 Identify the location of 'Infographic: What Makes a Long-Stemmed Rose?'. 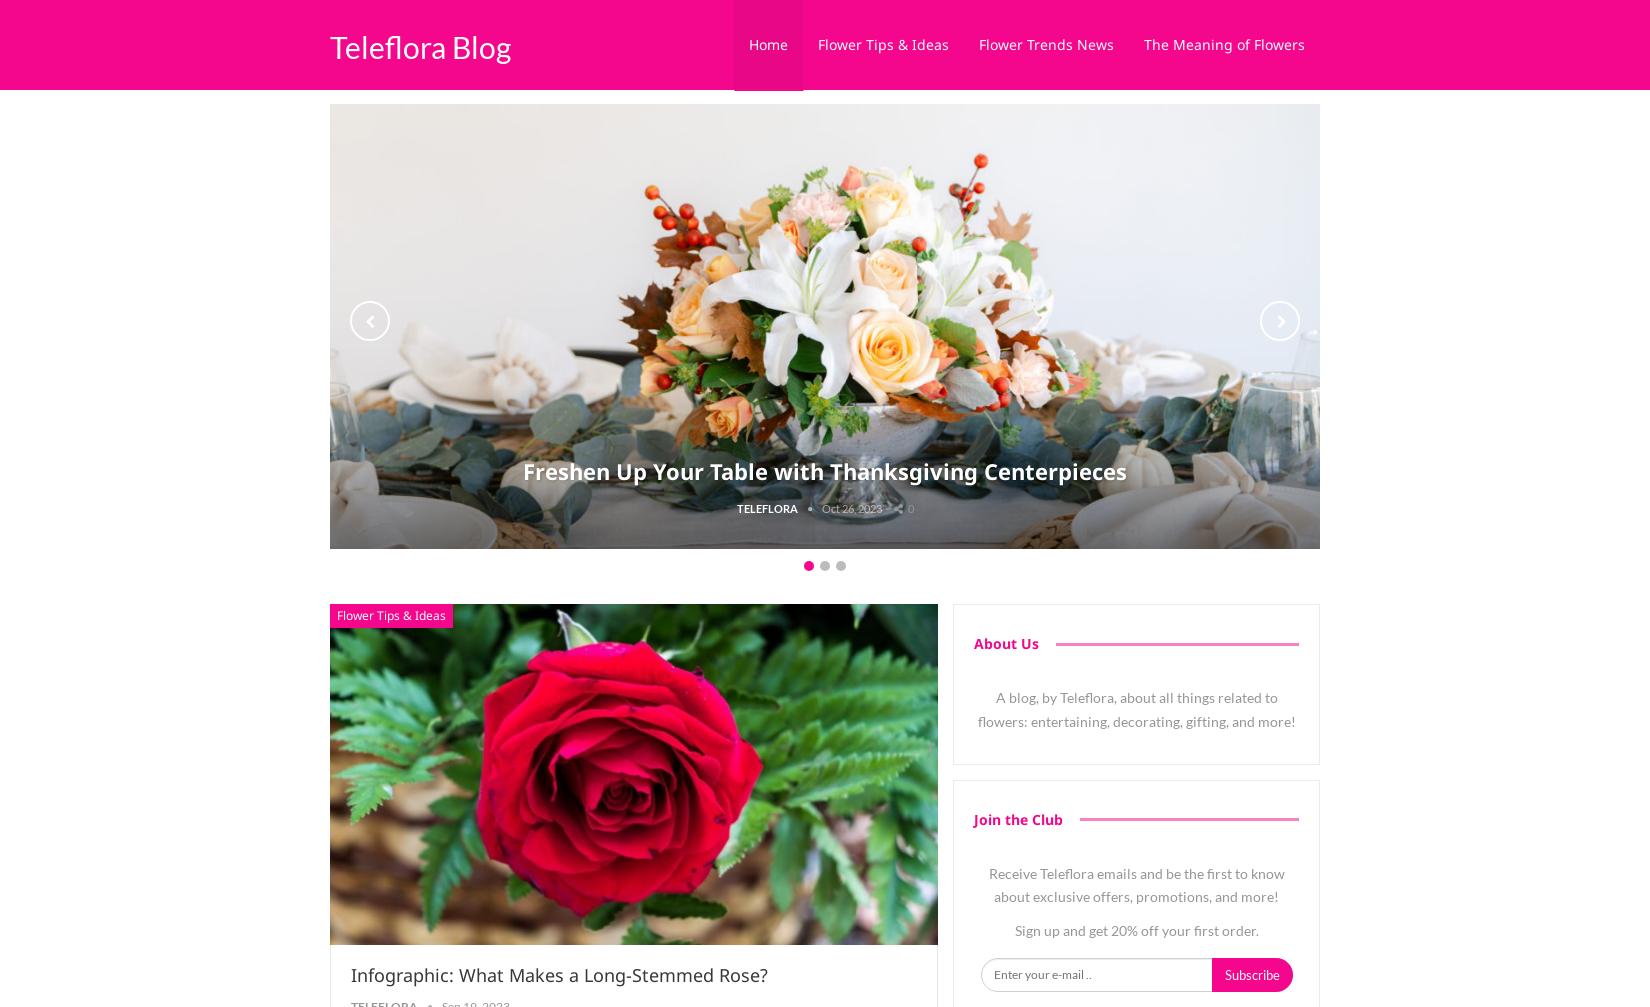
(558, 972).